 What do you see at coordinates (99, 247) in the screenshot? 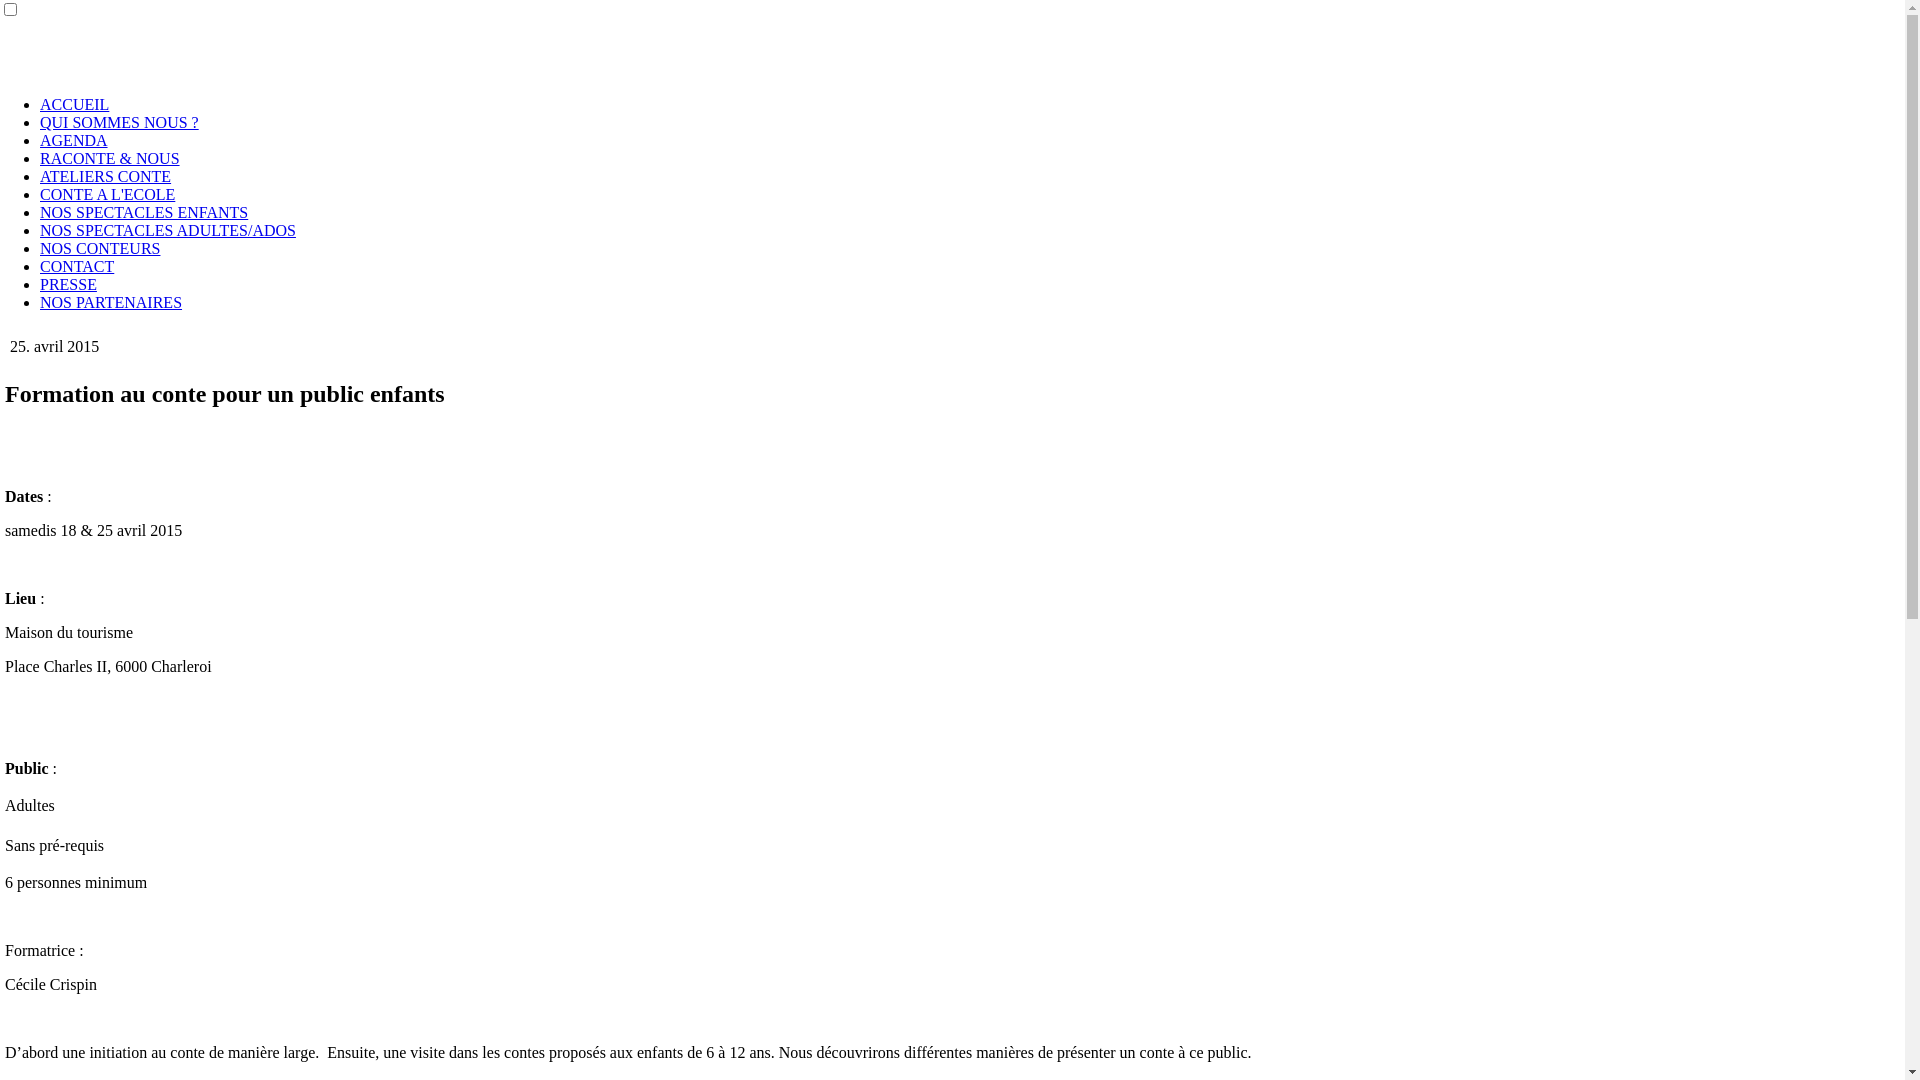
I see `'NOS CONTEURS'` at bounding box center [99, 247].